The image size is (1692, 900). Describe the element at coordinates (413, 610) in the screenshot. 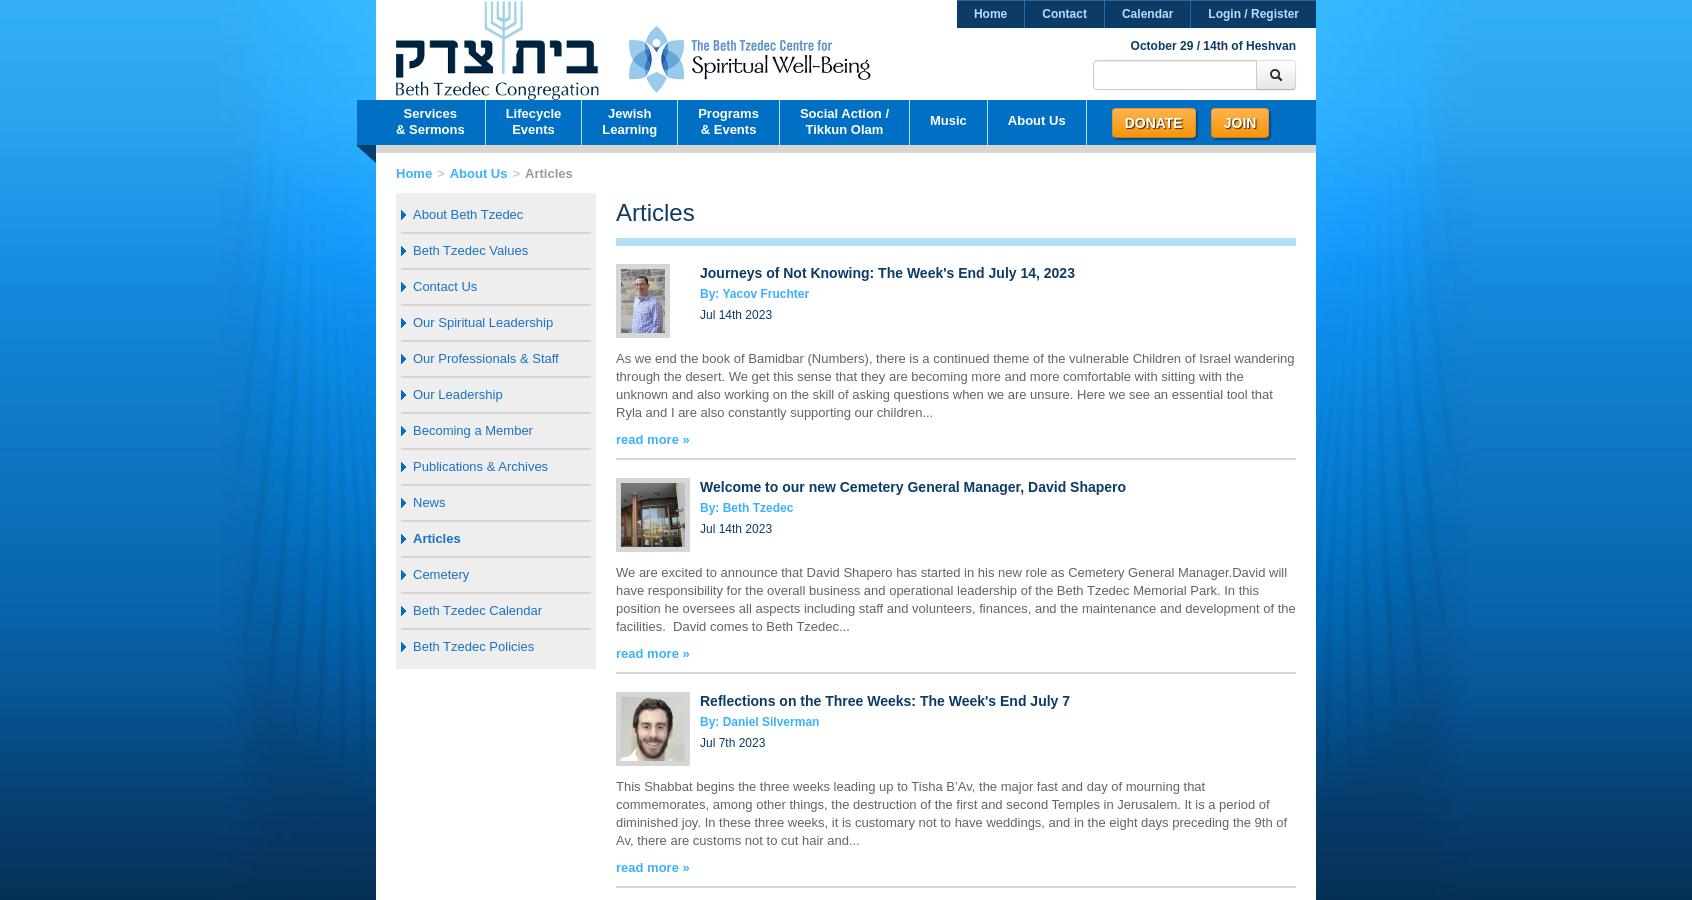

I see `'Beth Tzedec Calendar'` at that location.